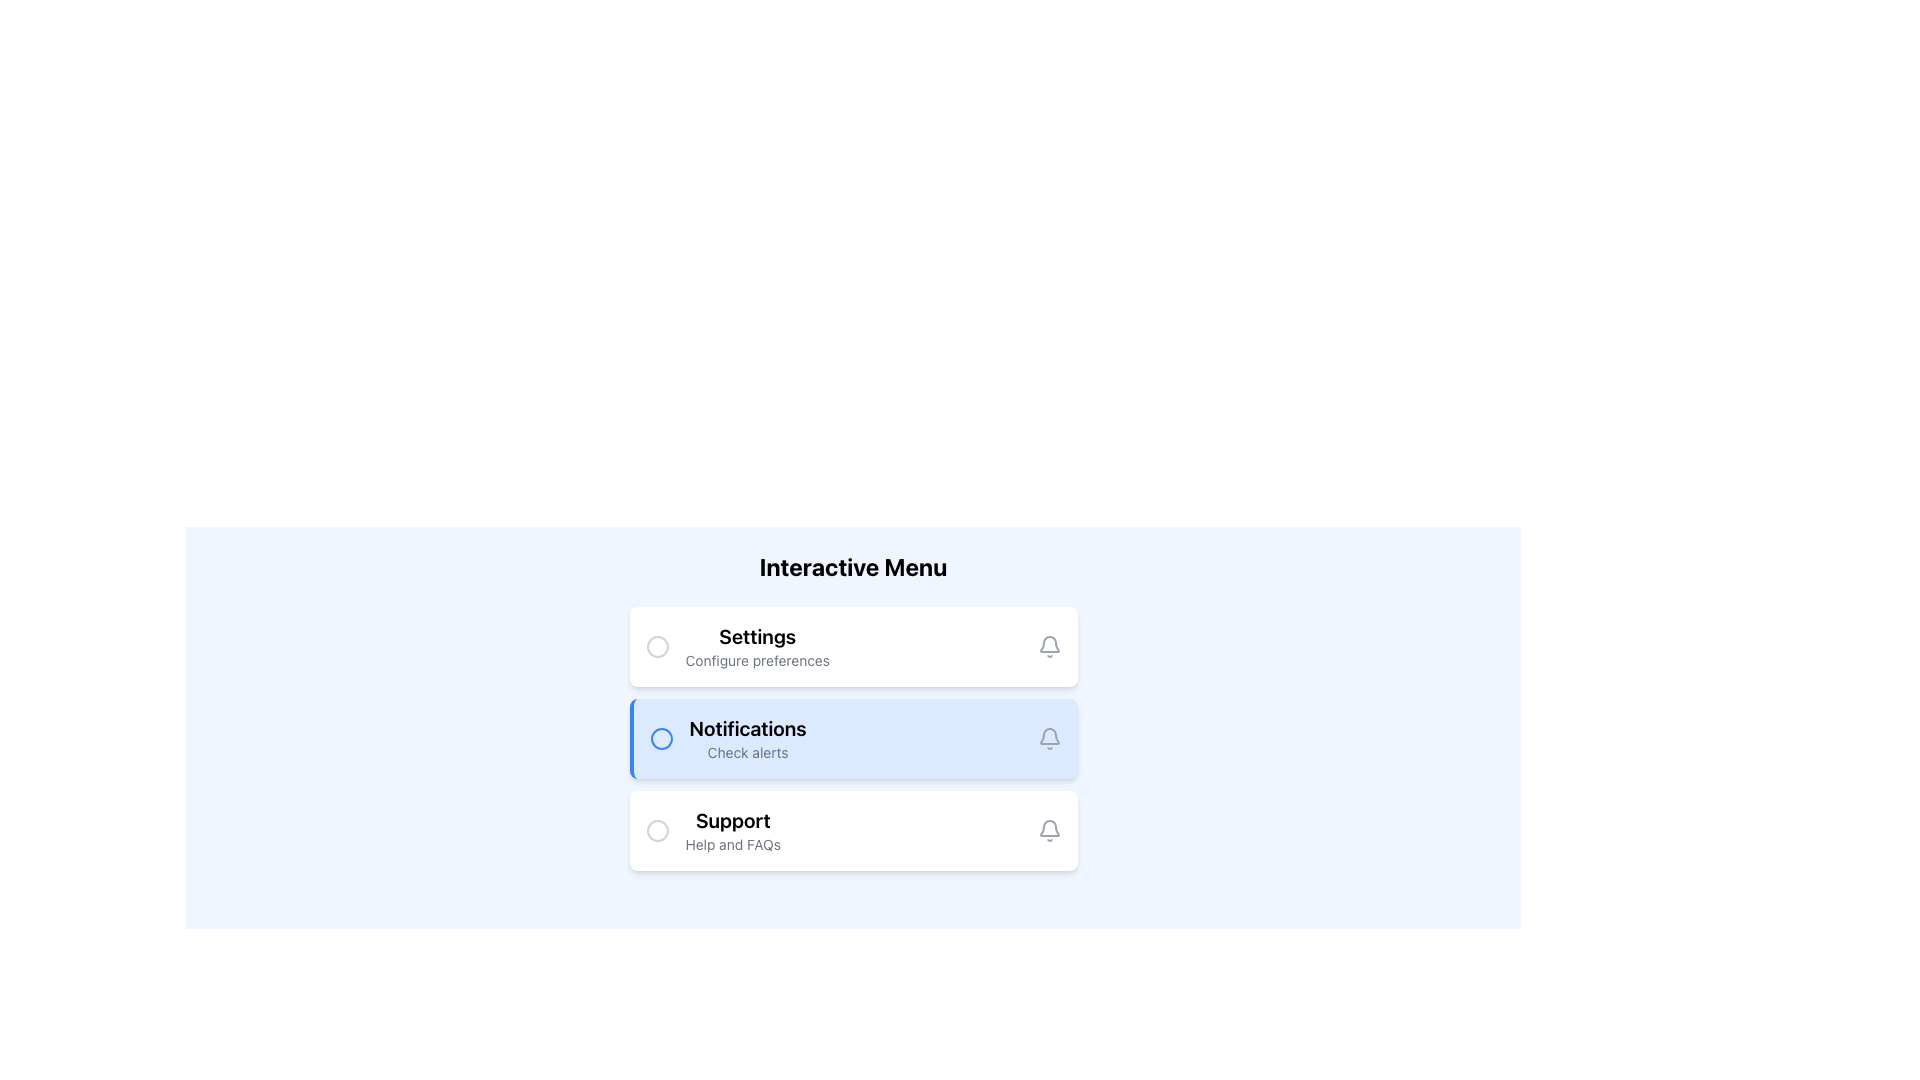  What do you see at coordinates (756, 647) in the screenshot?
I see `the 'Settings' menu item located in the vertical menu layout to navigate to the settings page` at bounding box center [756, 647].